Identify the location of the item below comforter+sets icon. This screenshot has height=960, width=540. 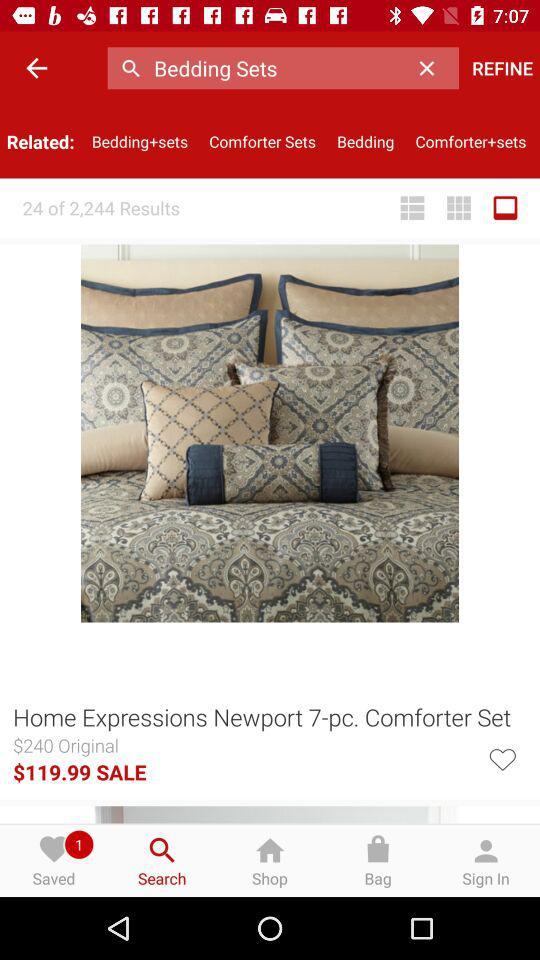
(504, 208).